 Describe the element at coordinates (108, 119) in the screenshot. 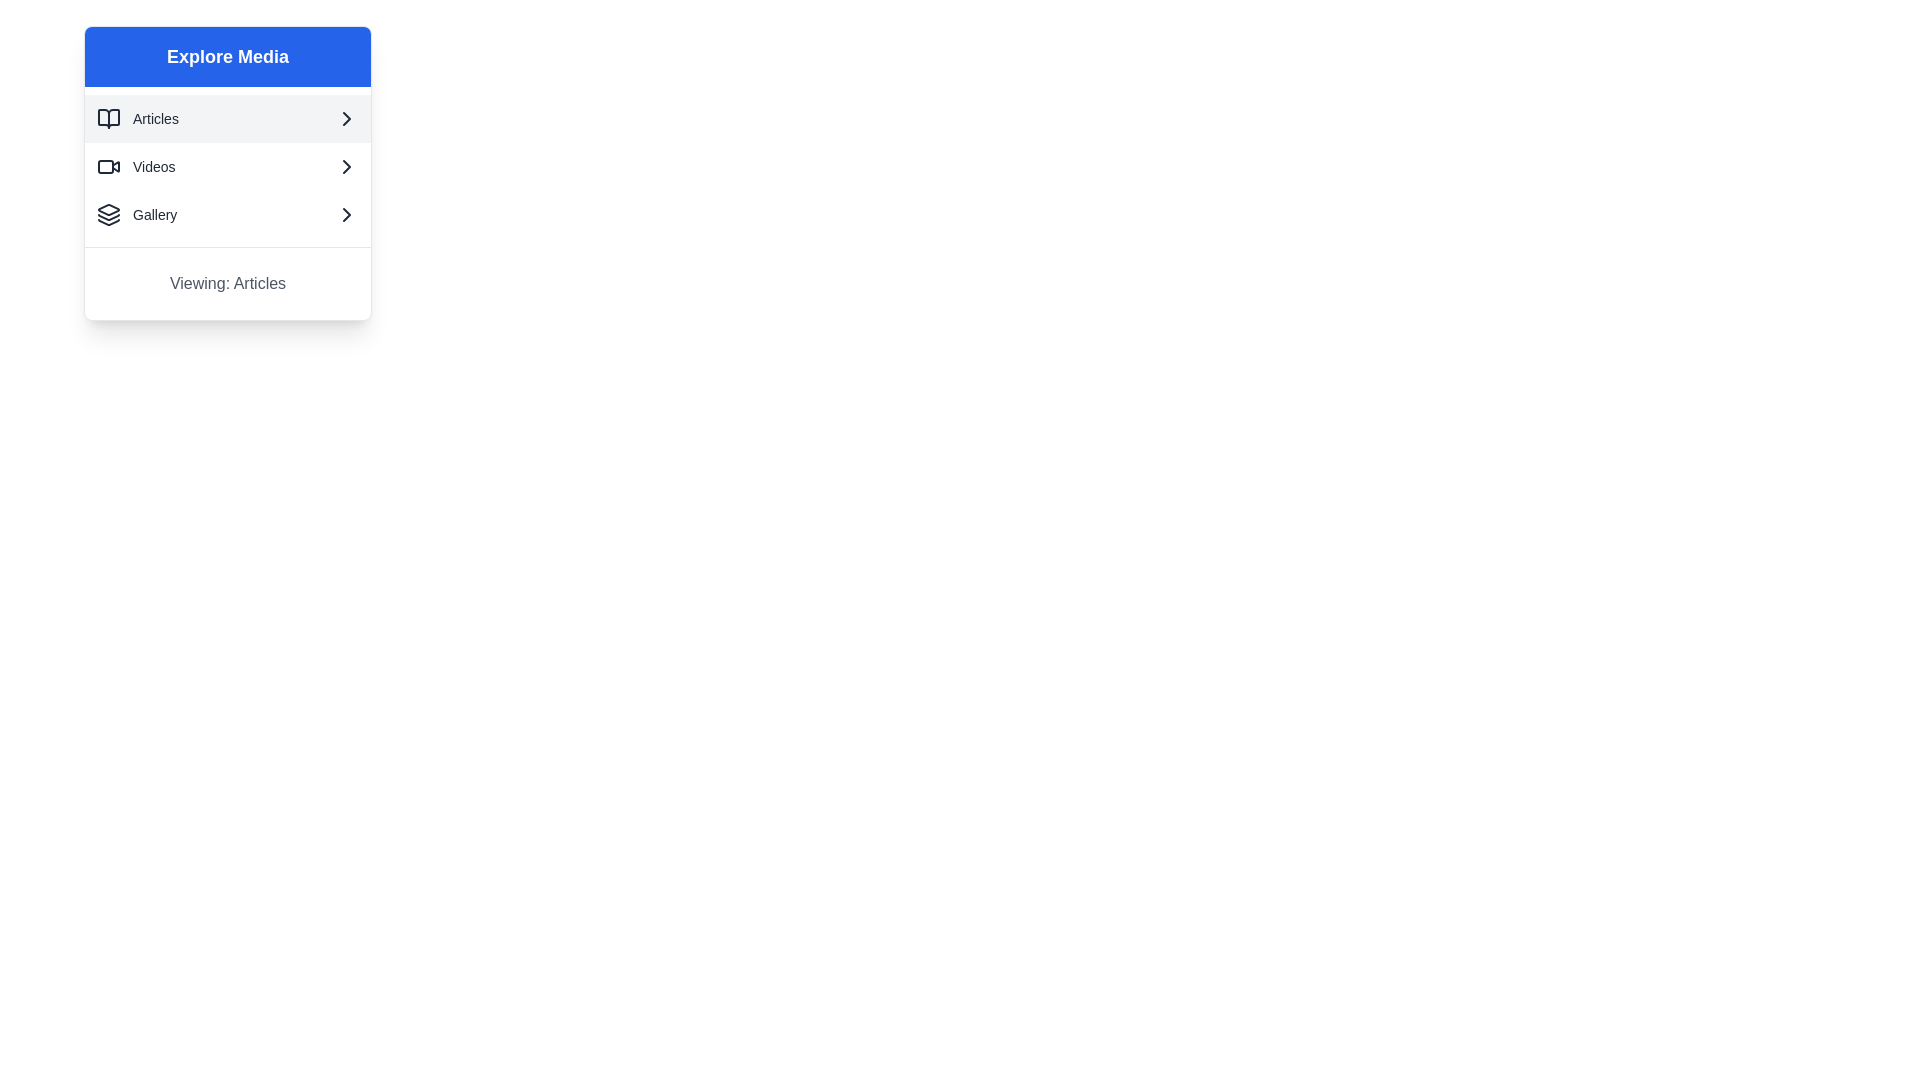

I see `the open book icon in the 'Explore Media' menu, which is located next to the text 'Articles'` at that location.